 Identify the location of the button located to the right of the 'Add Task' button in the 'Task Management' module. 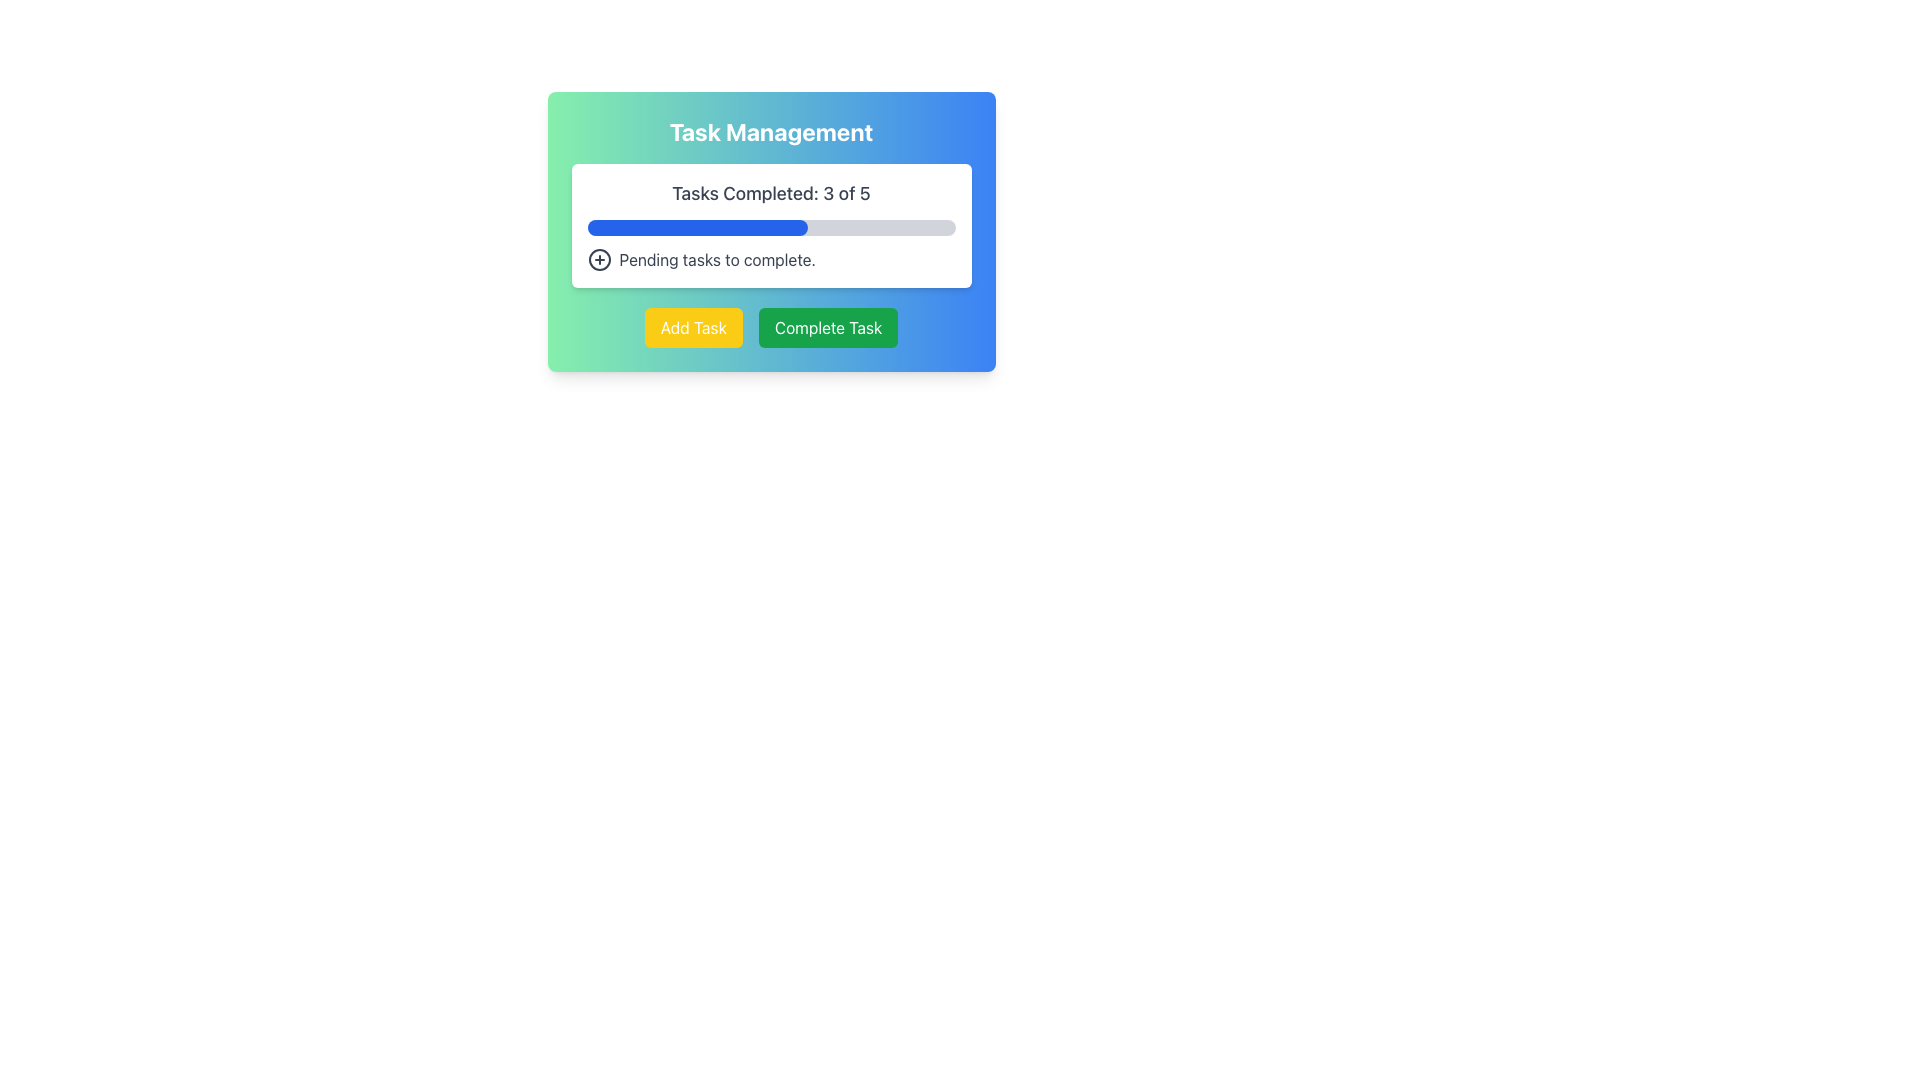
(828, 326).